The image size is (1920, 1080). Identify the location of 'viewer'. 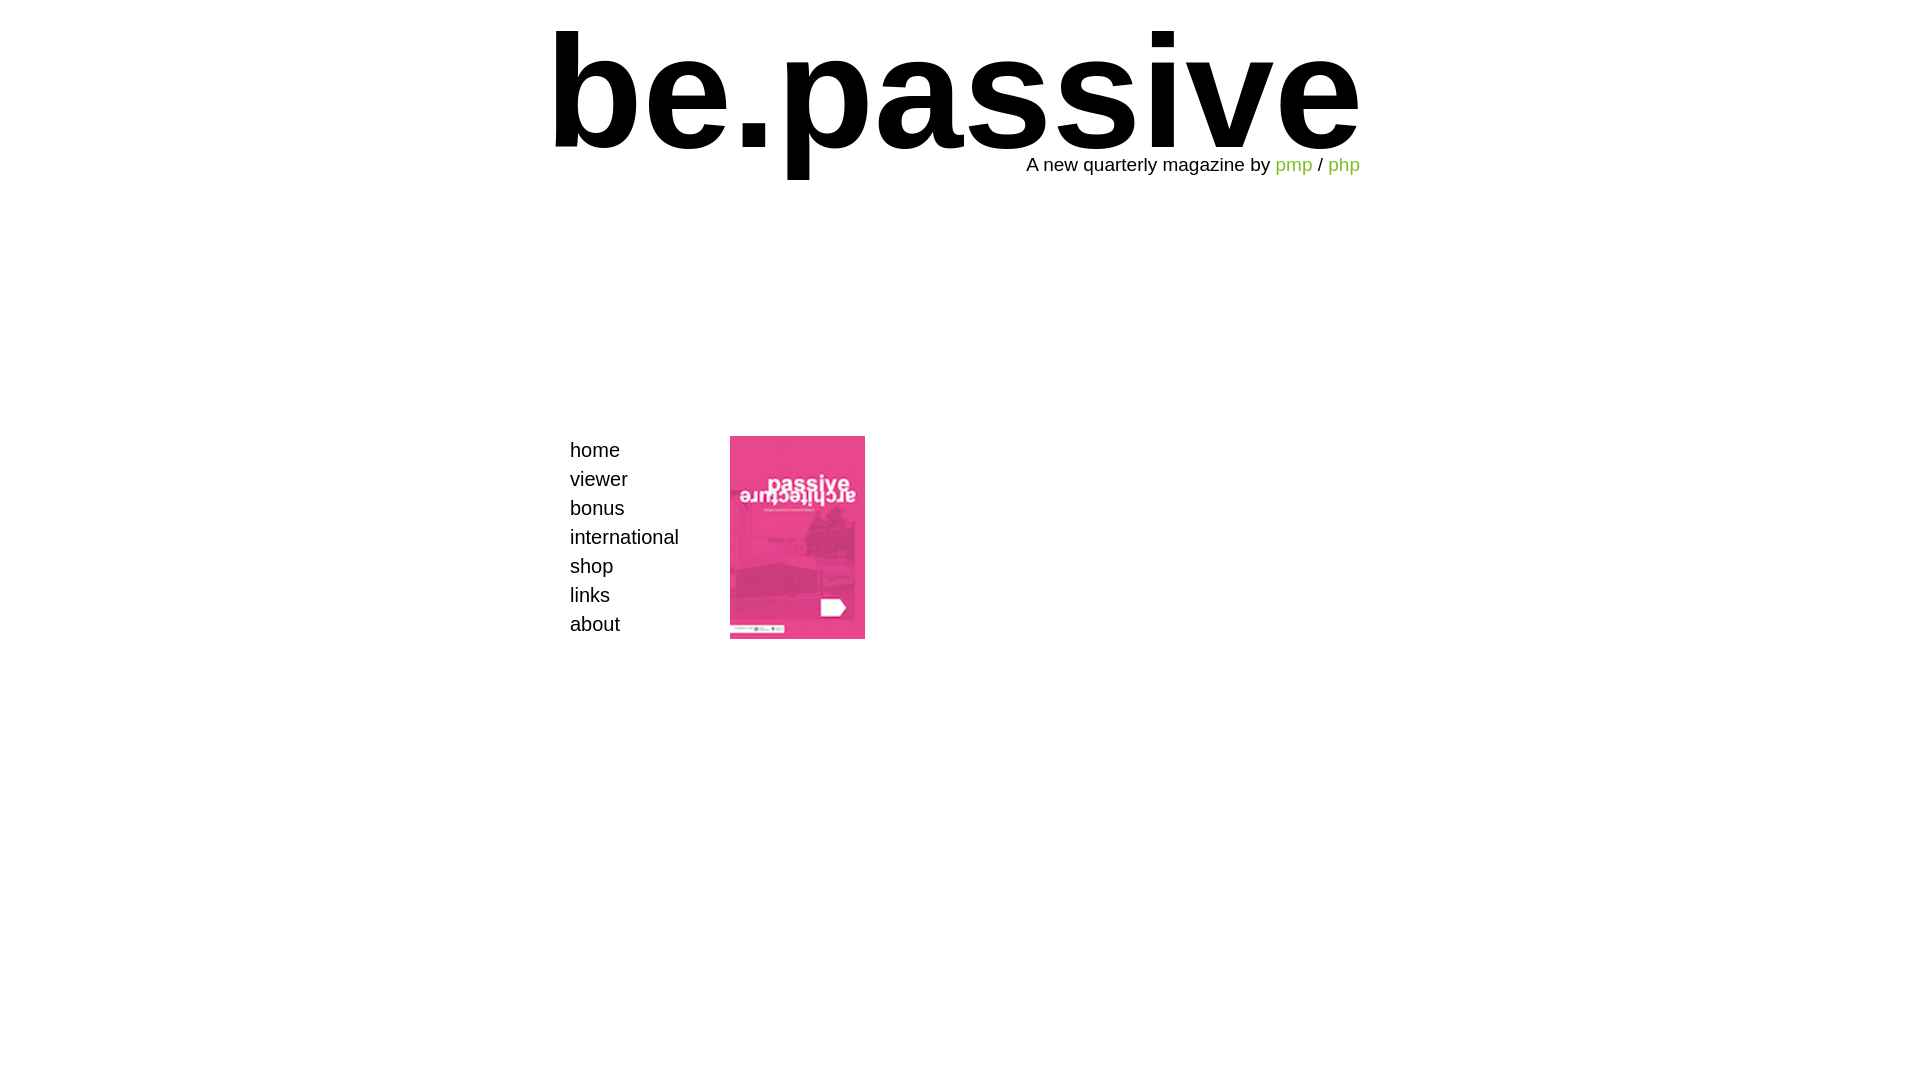
(618, 479).